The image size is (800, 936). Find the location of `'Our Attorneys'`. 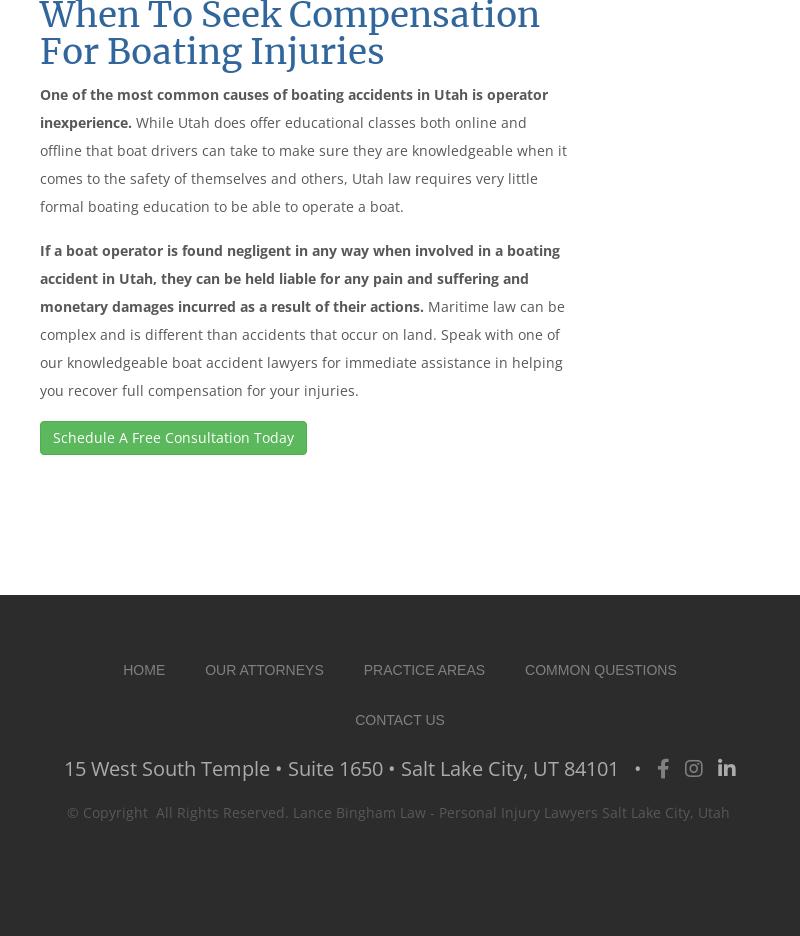

'Our Attorneys' is located at coordinates (204, 668).